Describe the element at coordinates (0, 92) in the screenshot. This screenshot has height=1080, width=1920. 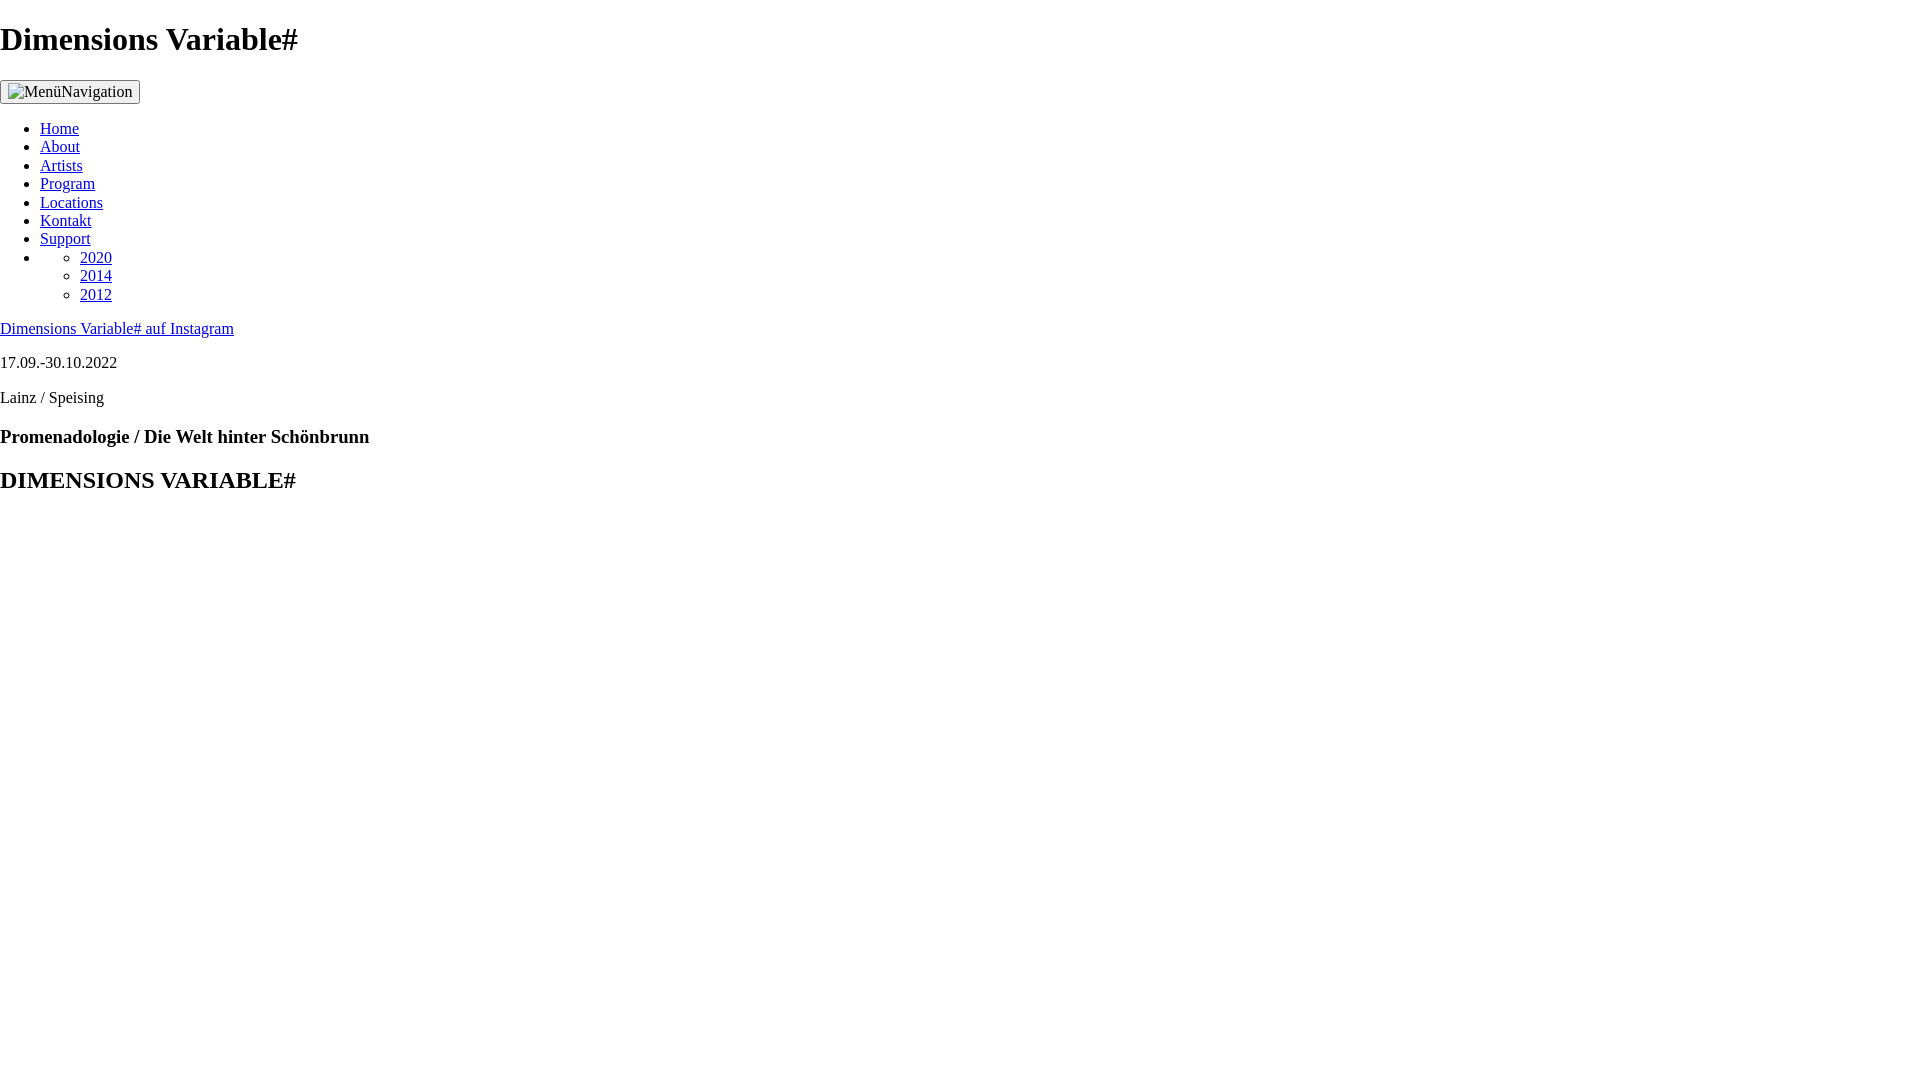
I see `'Navigation'` at that location.